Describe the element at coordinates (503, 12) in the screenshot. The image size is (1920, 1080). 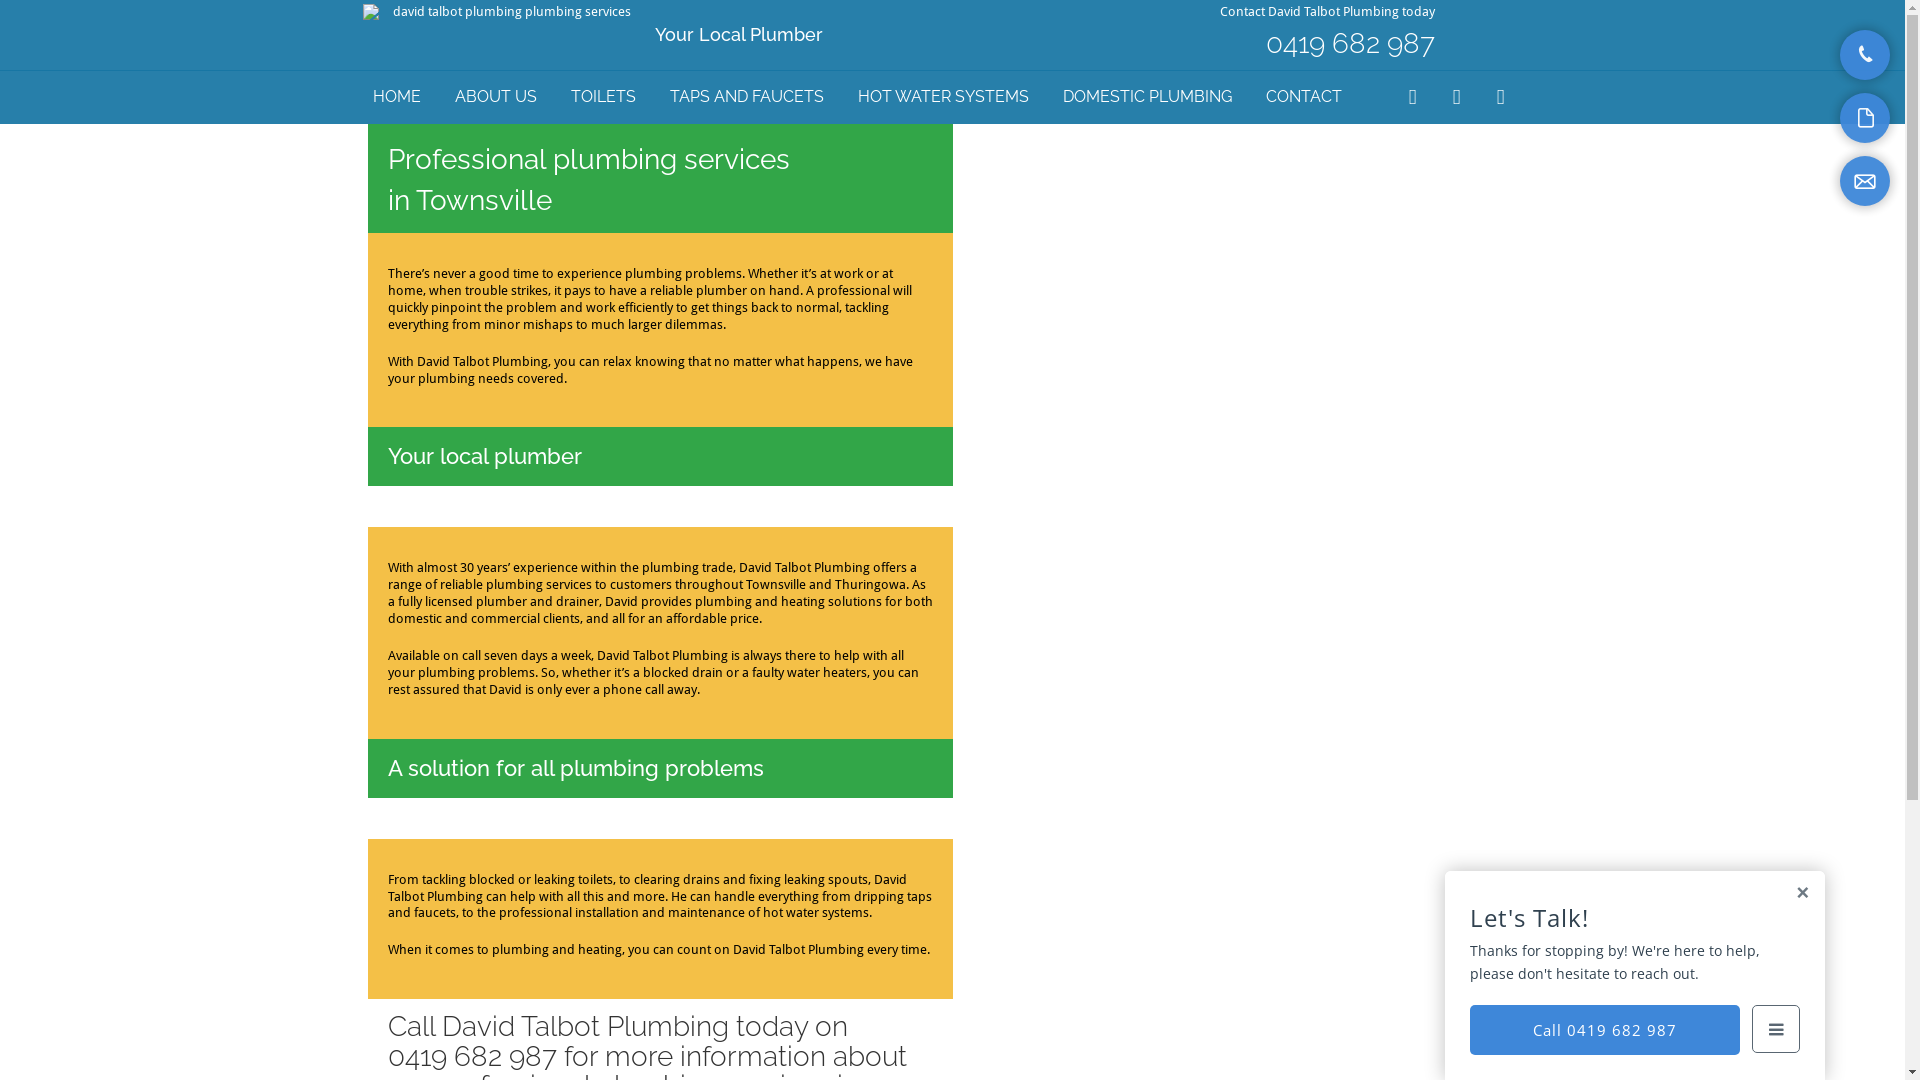
I see `'david talbot plumbing plumbing services'` at that location.